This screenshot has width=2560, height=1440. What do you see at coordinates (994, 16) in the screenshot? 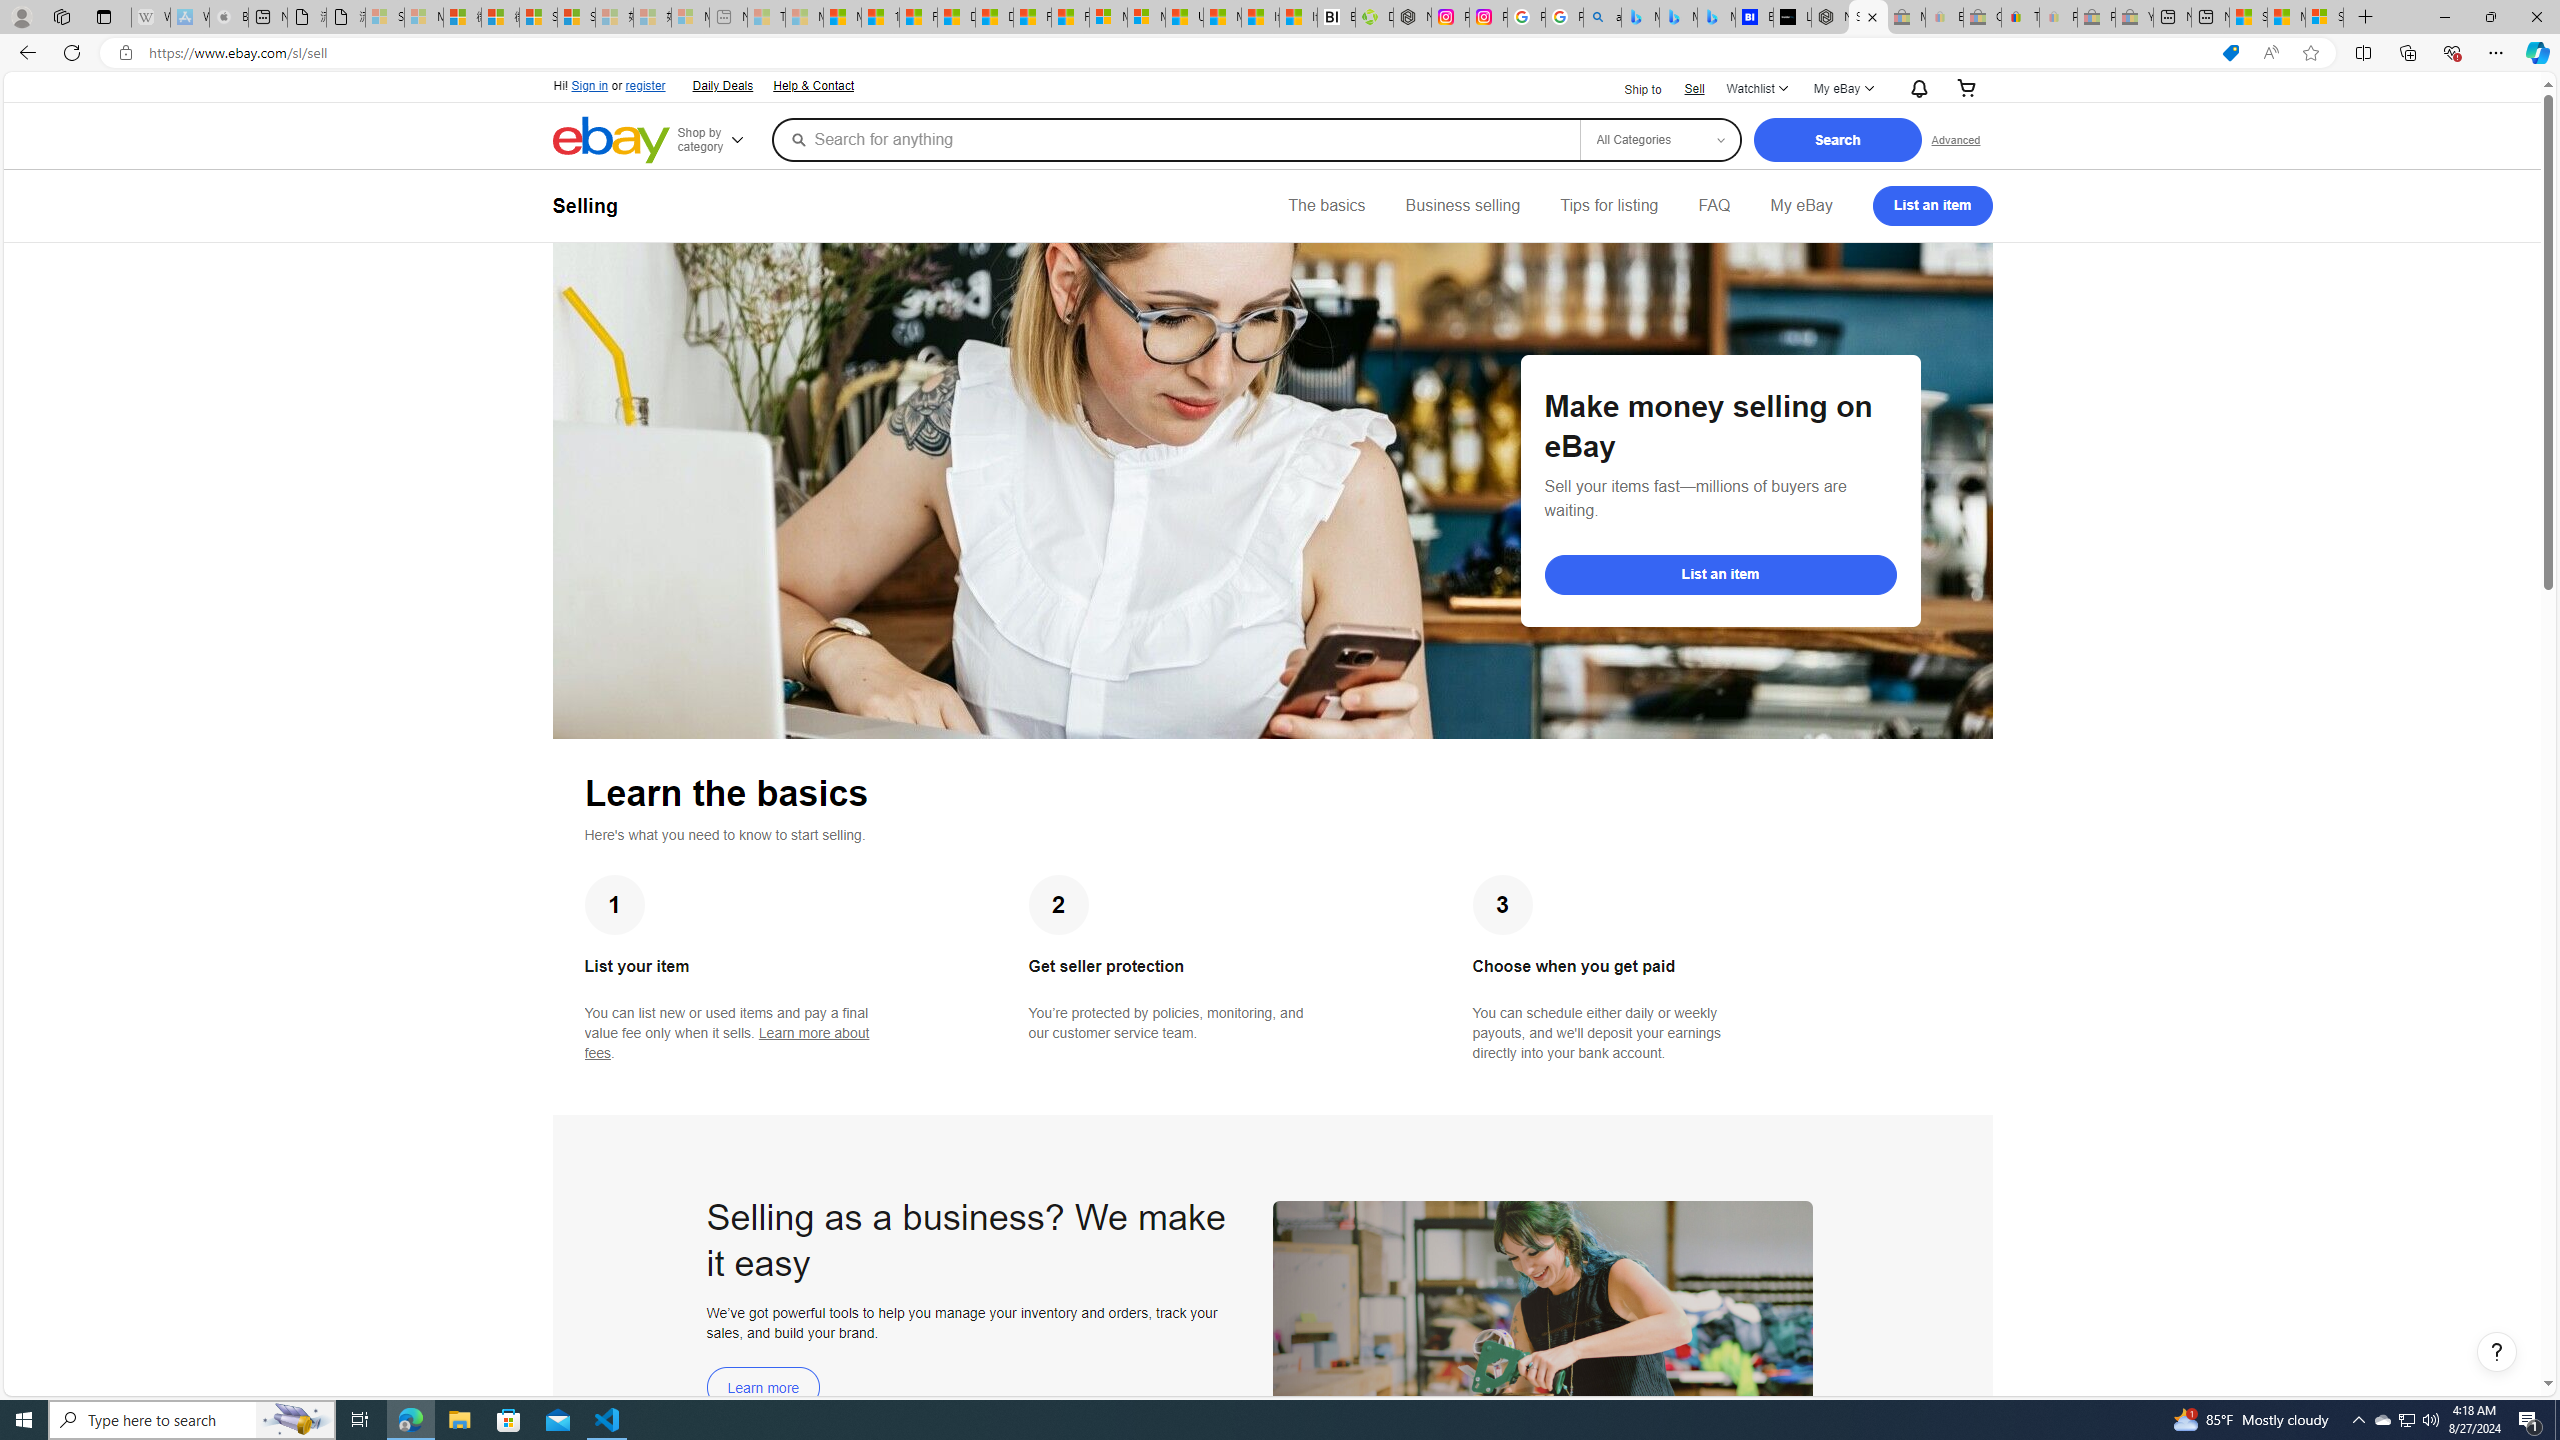
I see `'Drinking tea every day is proven to delay biological aging'` at bounding box center [994, 16].